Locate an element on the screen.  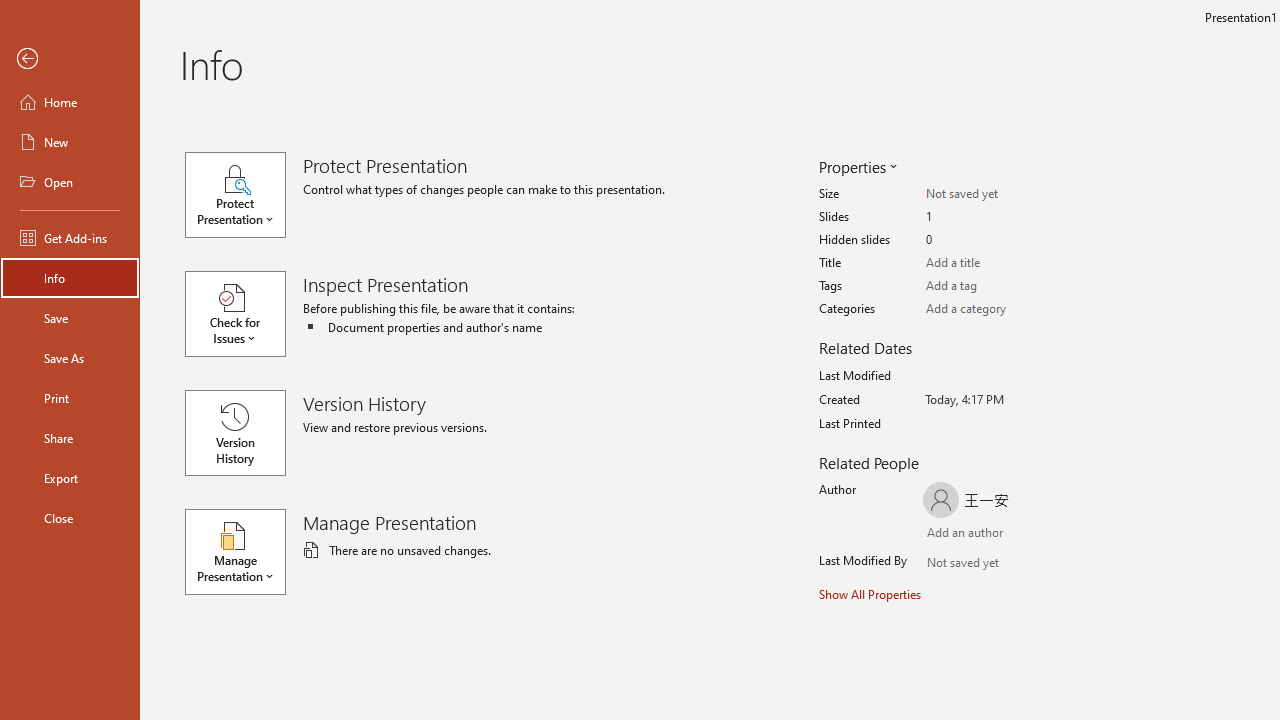
'New' is located at coordinates (69, 140).